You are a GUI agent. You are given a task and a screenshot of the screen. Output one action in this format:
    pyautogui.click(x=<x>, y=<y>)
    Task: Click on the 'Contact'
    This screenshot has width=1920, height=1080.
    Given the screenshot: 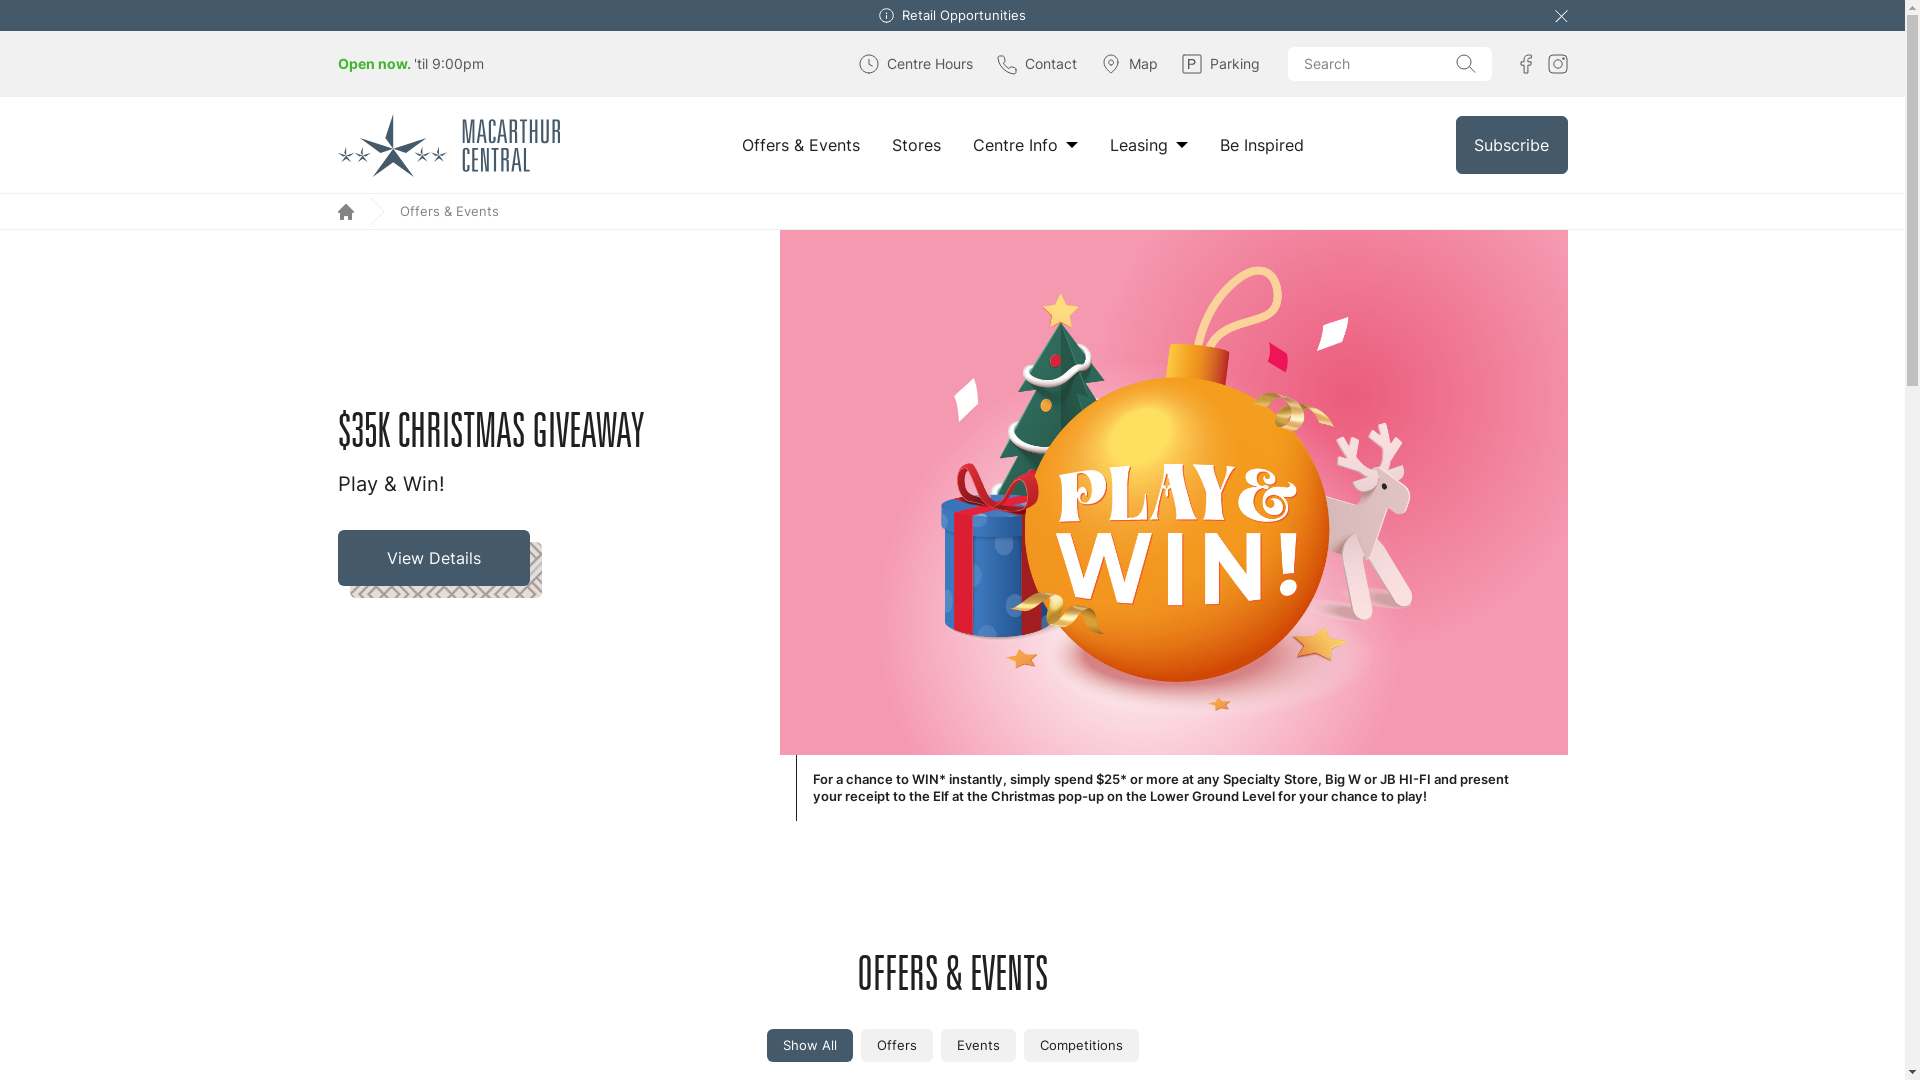 What is the action you would take?
    pyautogui.click(x=1036, y=63)
    